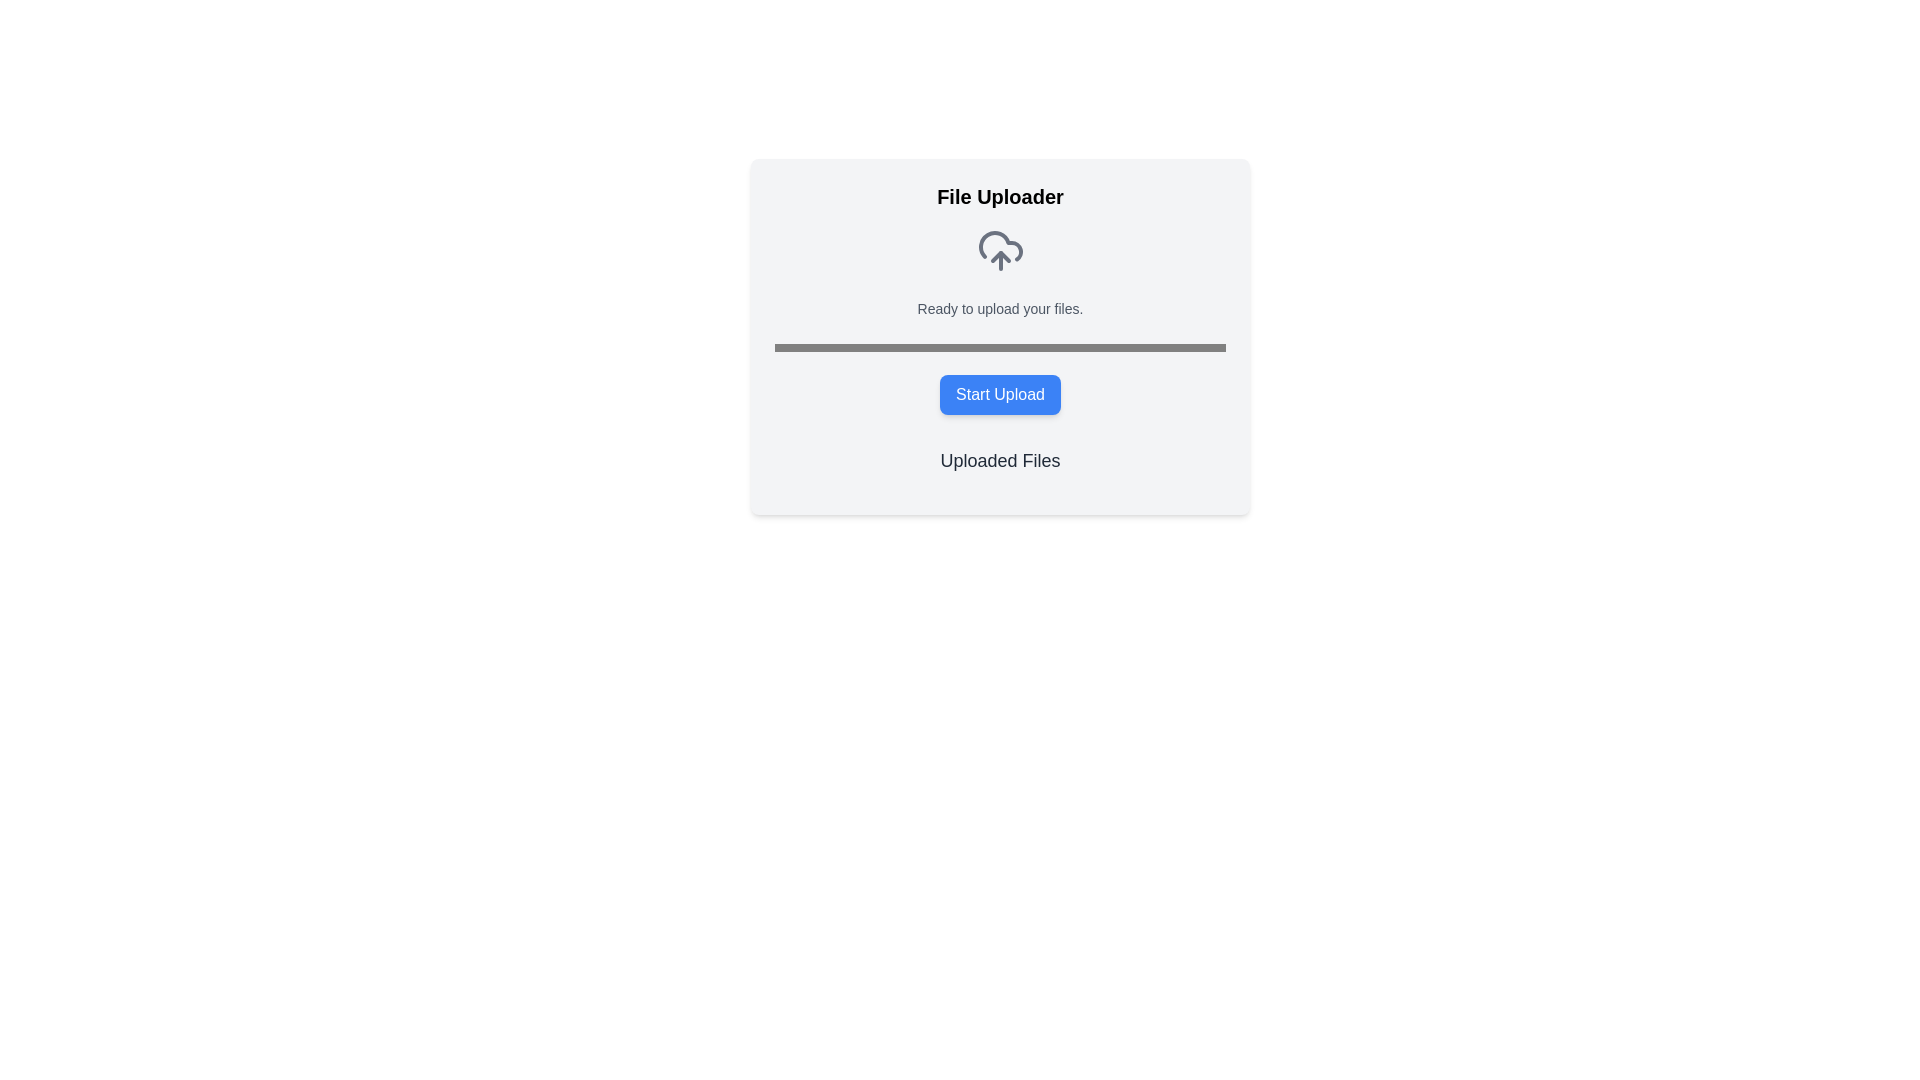 Image resolution: width=1920 pixels, height=1080 pixels. What do you see at coordinates (1000, 461) in the screenshot?
I see `the text label that reads 'Uploaded Files', which is styled with a larger font size and is located below the 'Start Upload' button in the 'File Uploader' panel` at bounding box center [1000, 461].